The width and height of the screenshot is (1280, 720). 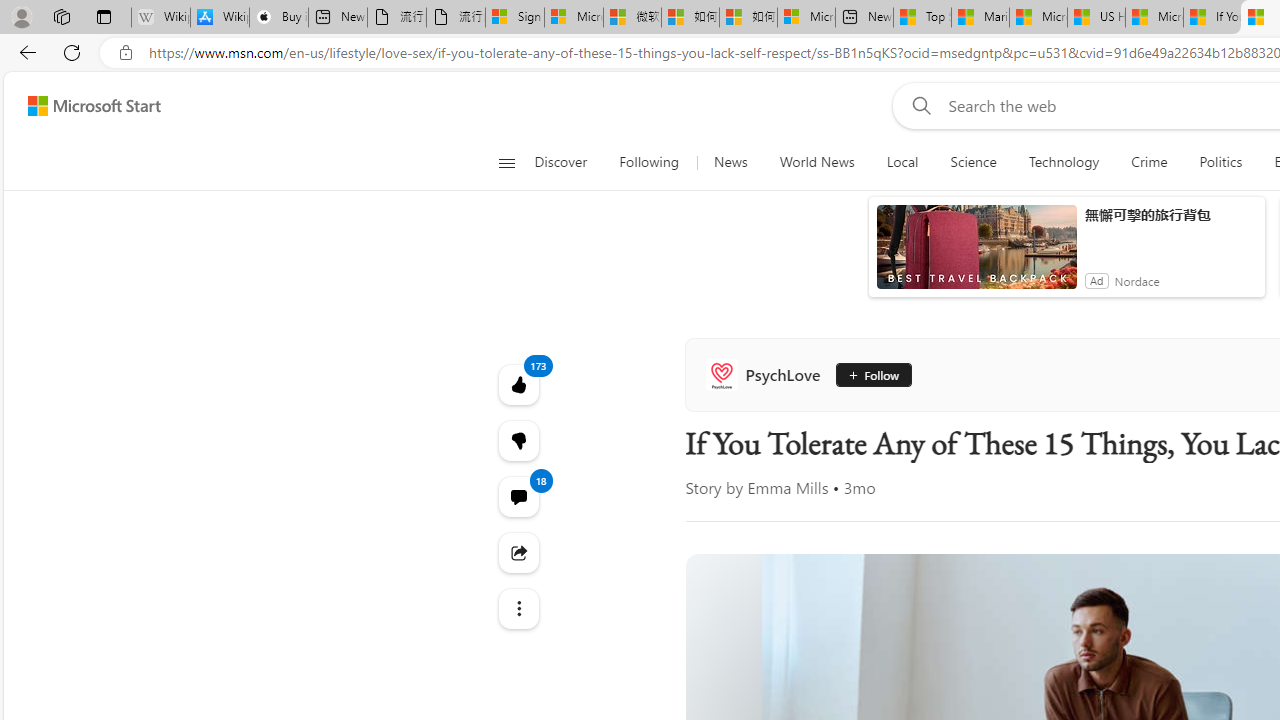 I want to click on 'Local', so click(x=901, y=162).